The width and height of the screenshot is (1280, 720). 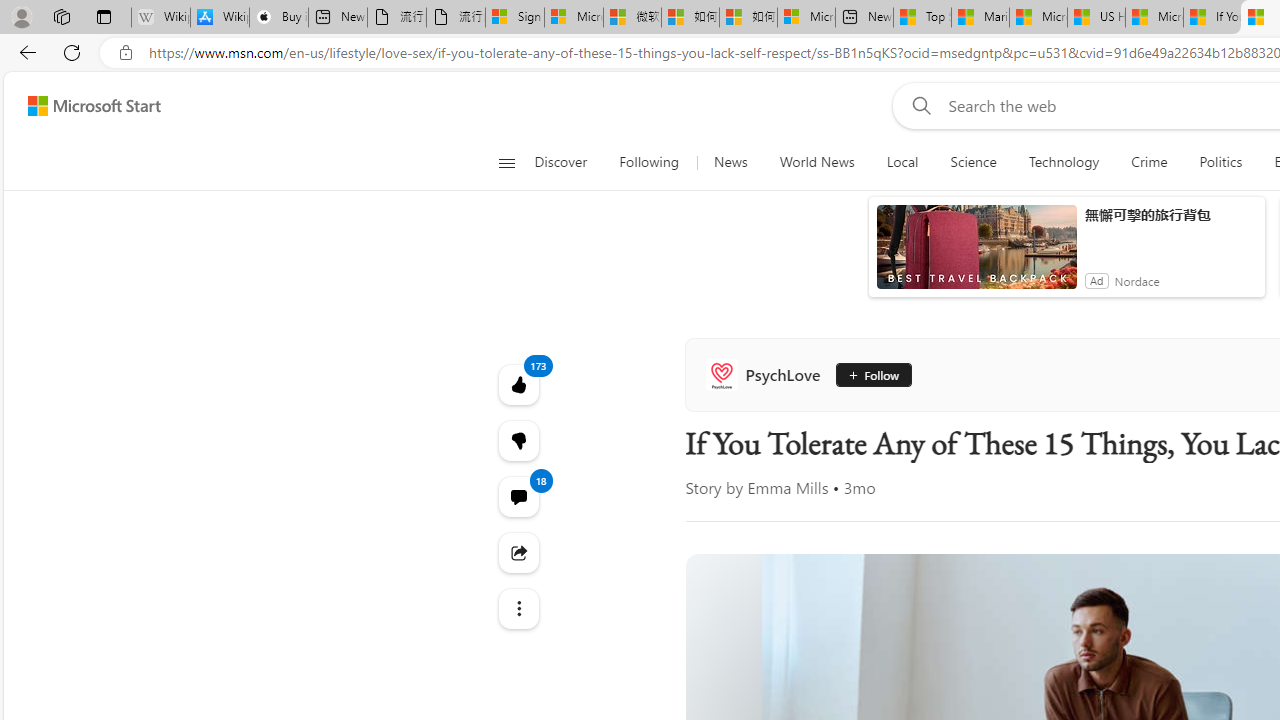 I want to click on 'Local', so click(x=901, y=162).